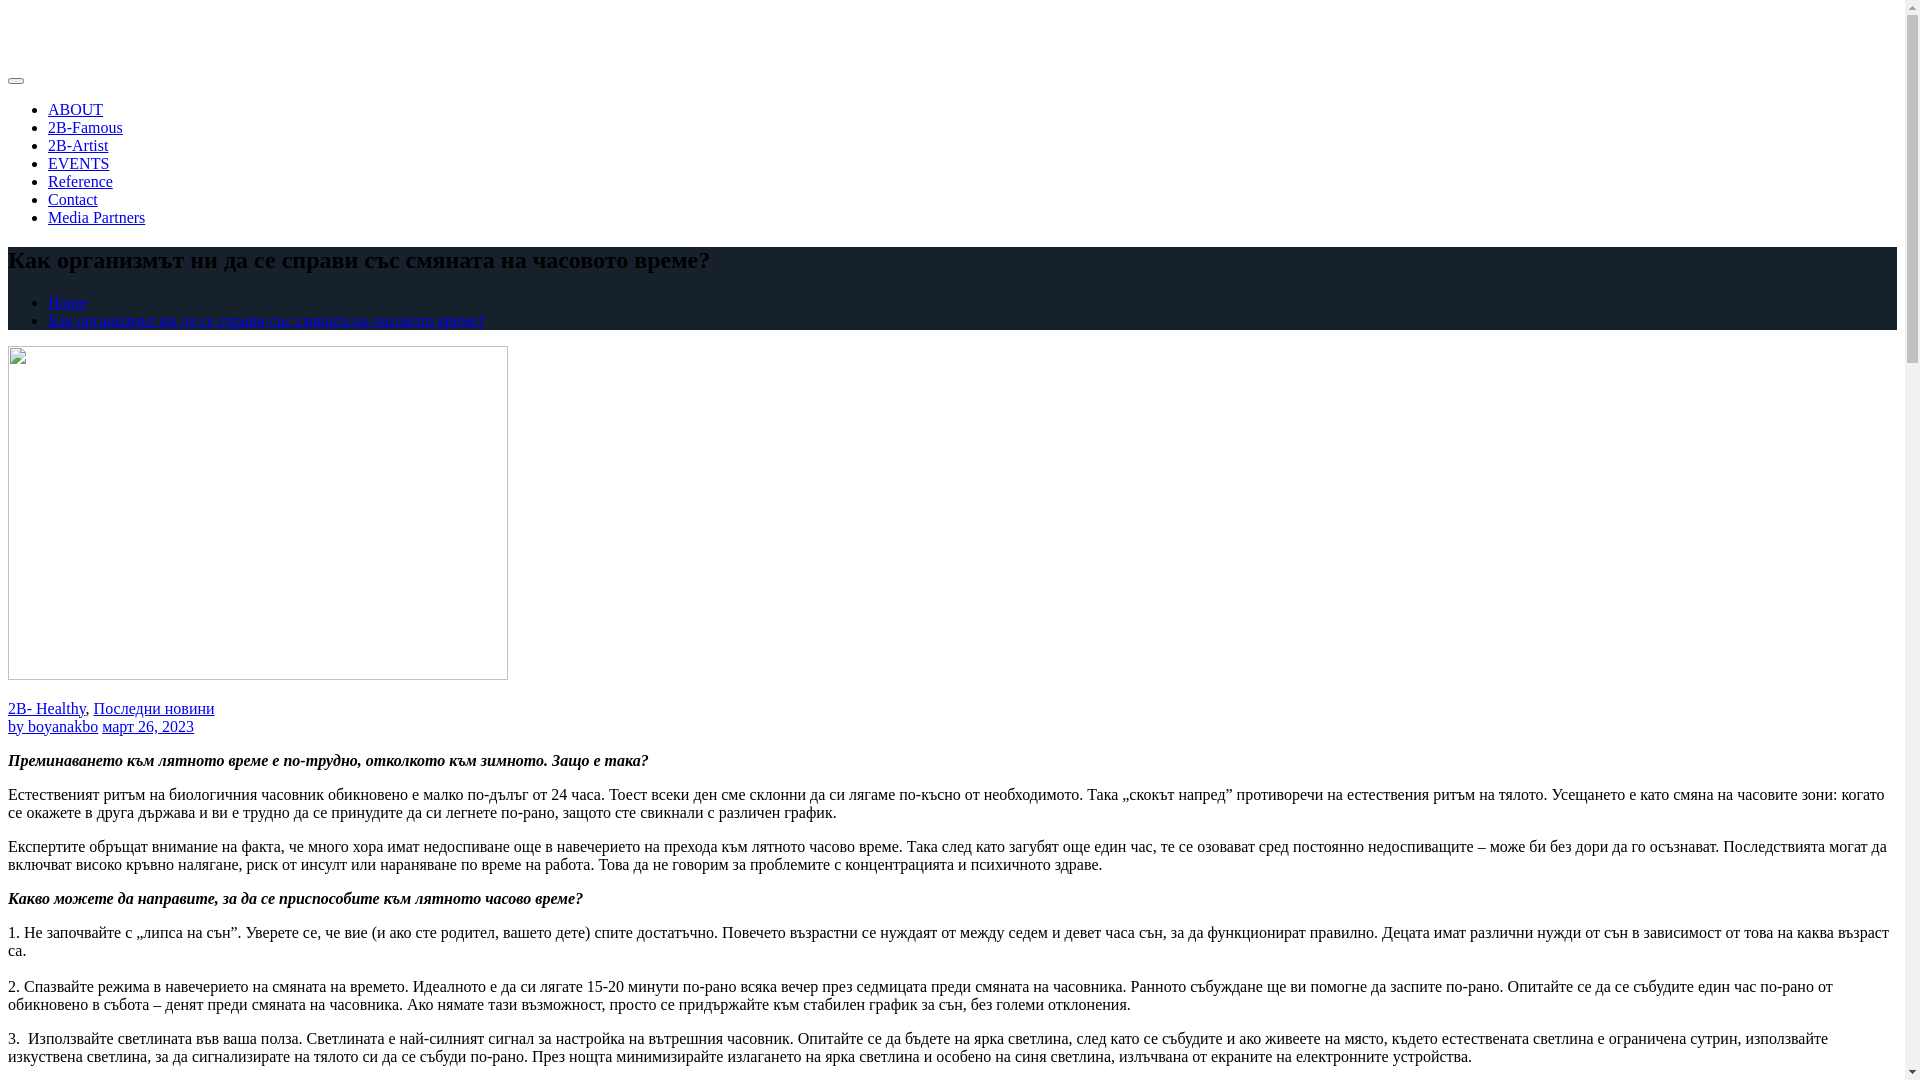  Describe the element at coordinates (72, 199) in the screenshot. I see `'Contact'` at that location.